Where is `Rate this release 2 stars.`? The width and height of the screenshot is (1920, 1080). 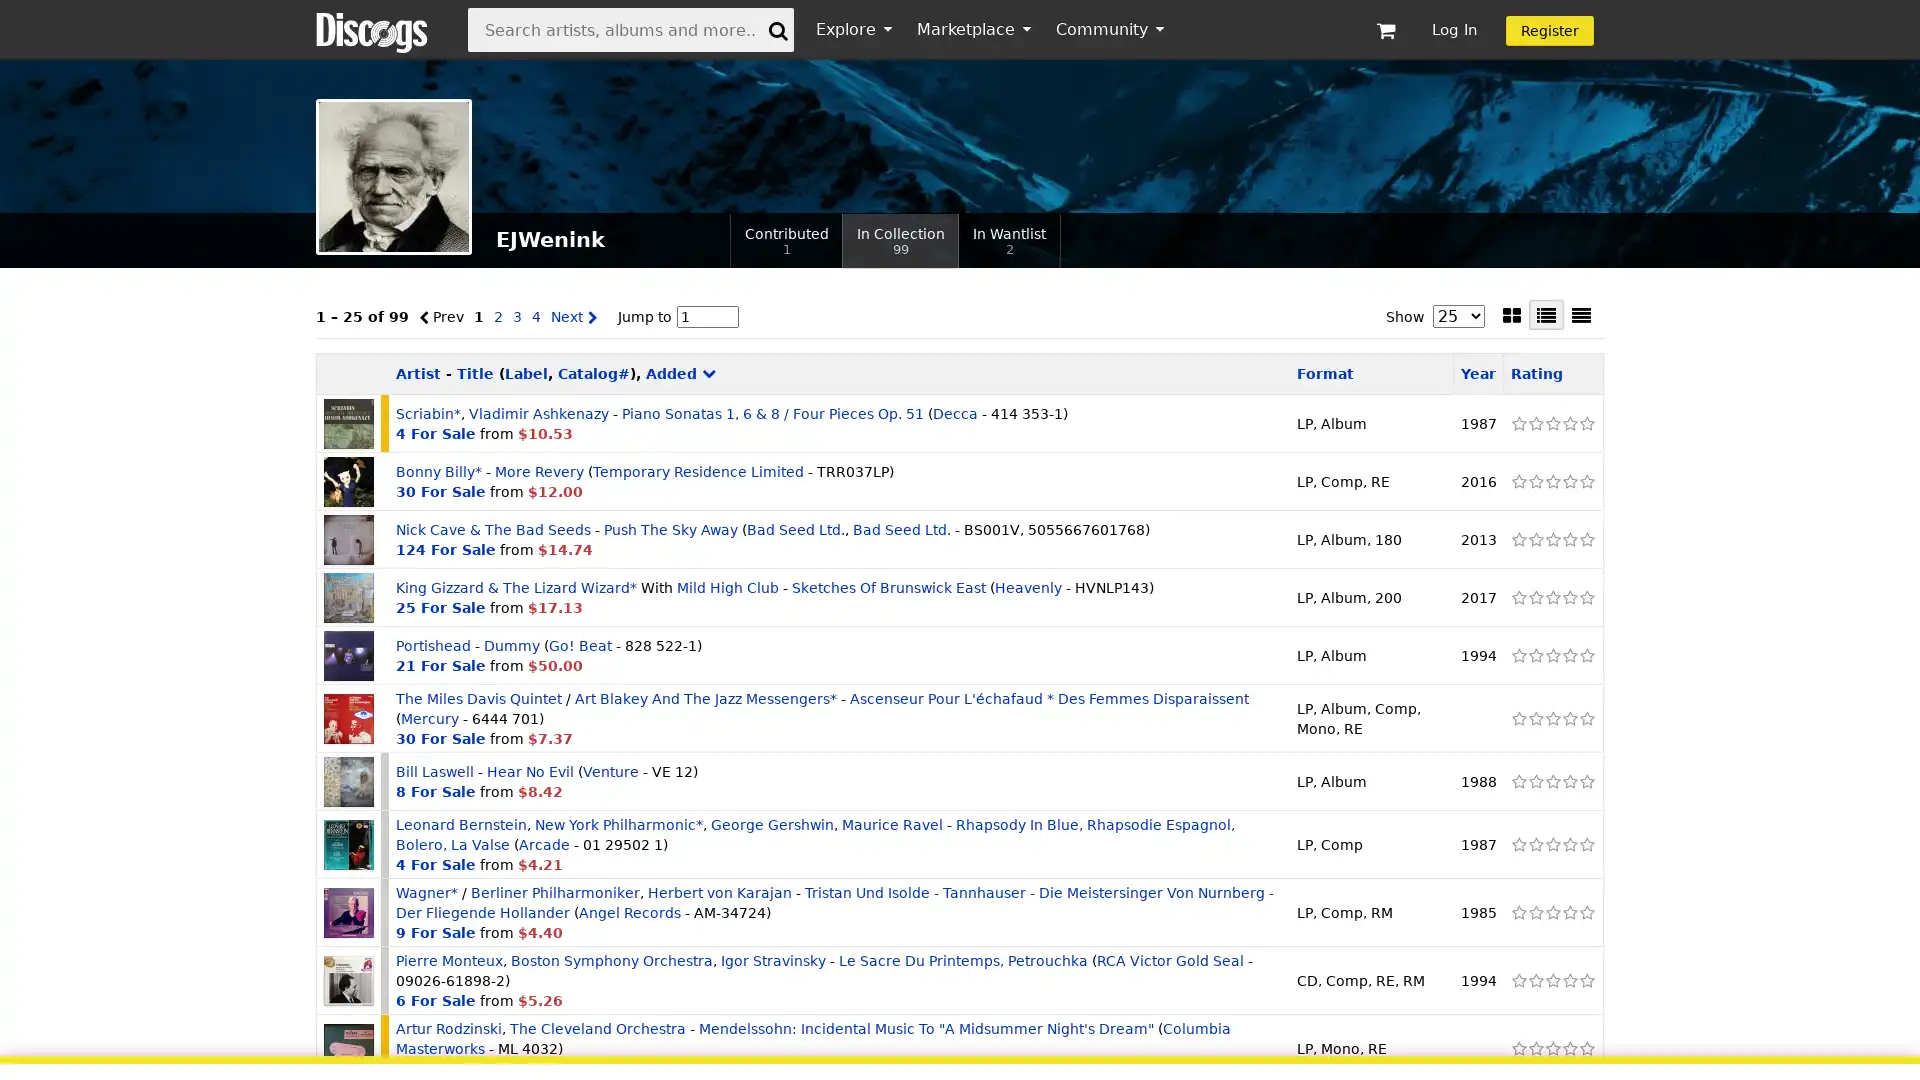
Rate this release 2 stars. is located at coordinates (1534, 1048).